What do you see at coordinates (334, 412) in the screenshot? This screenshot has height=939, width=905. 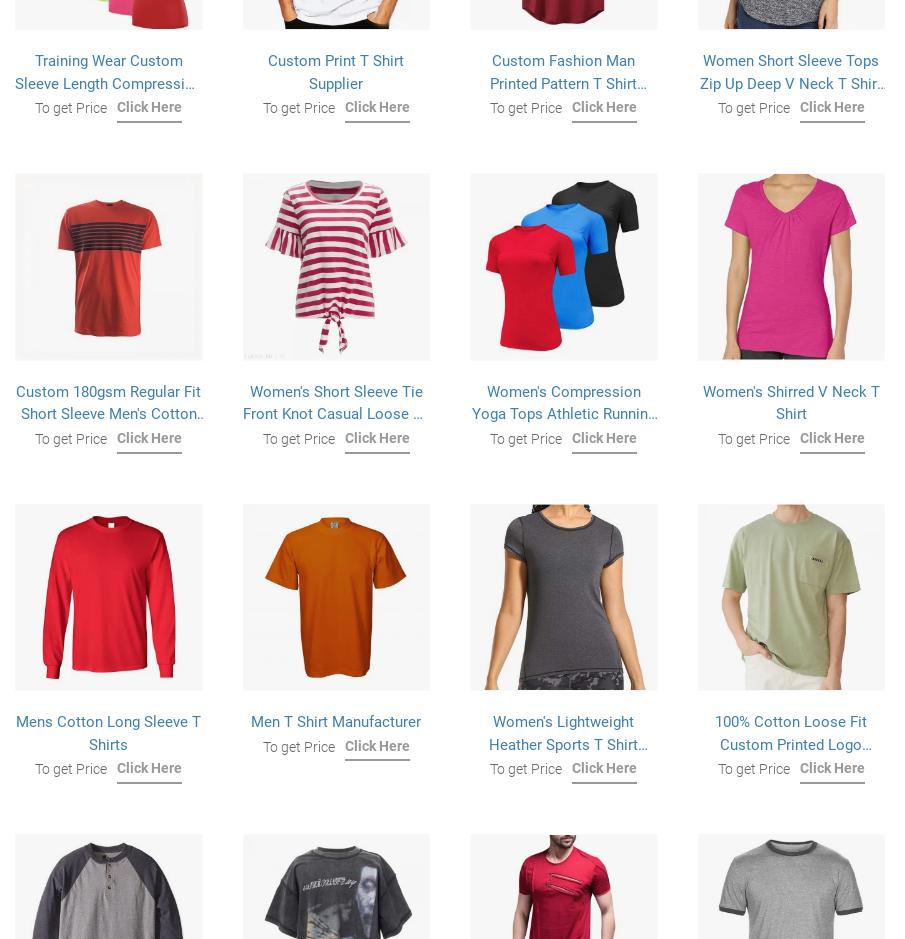 I see `'Women's Short Sleeve Tie Front Knot Casual Loose Fit Tee T Shirt Women's Tops'` at bounding box center [334, 412].